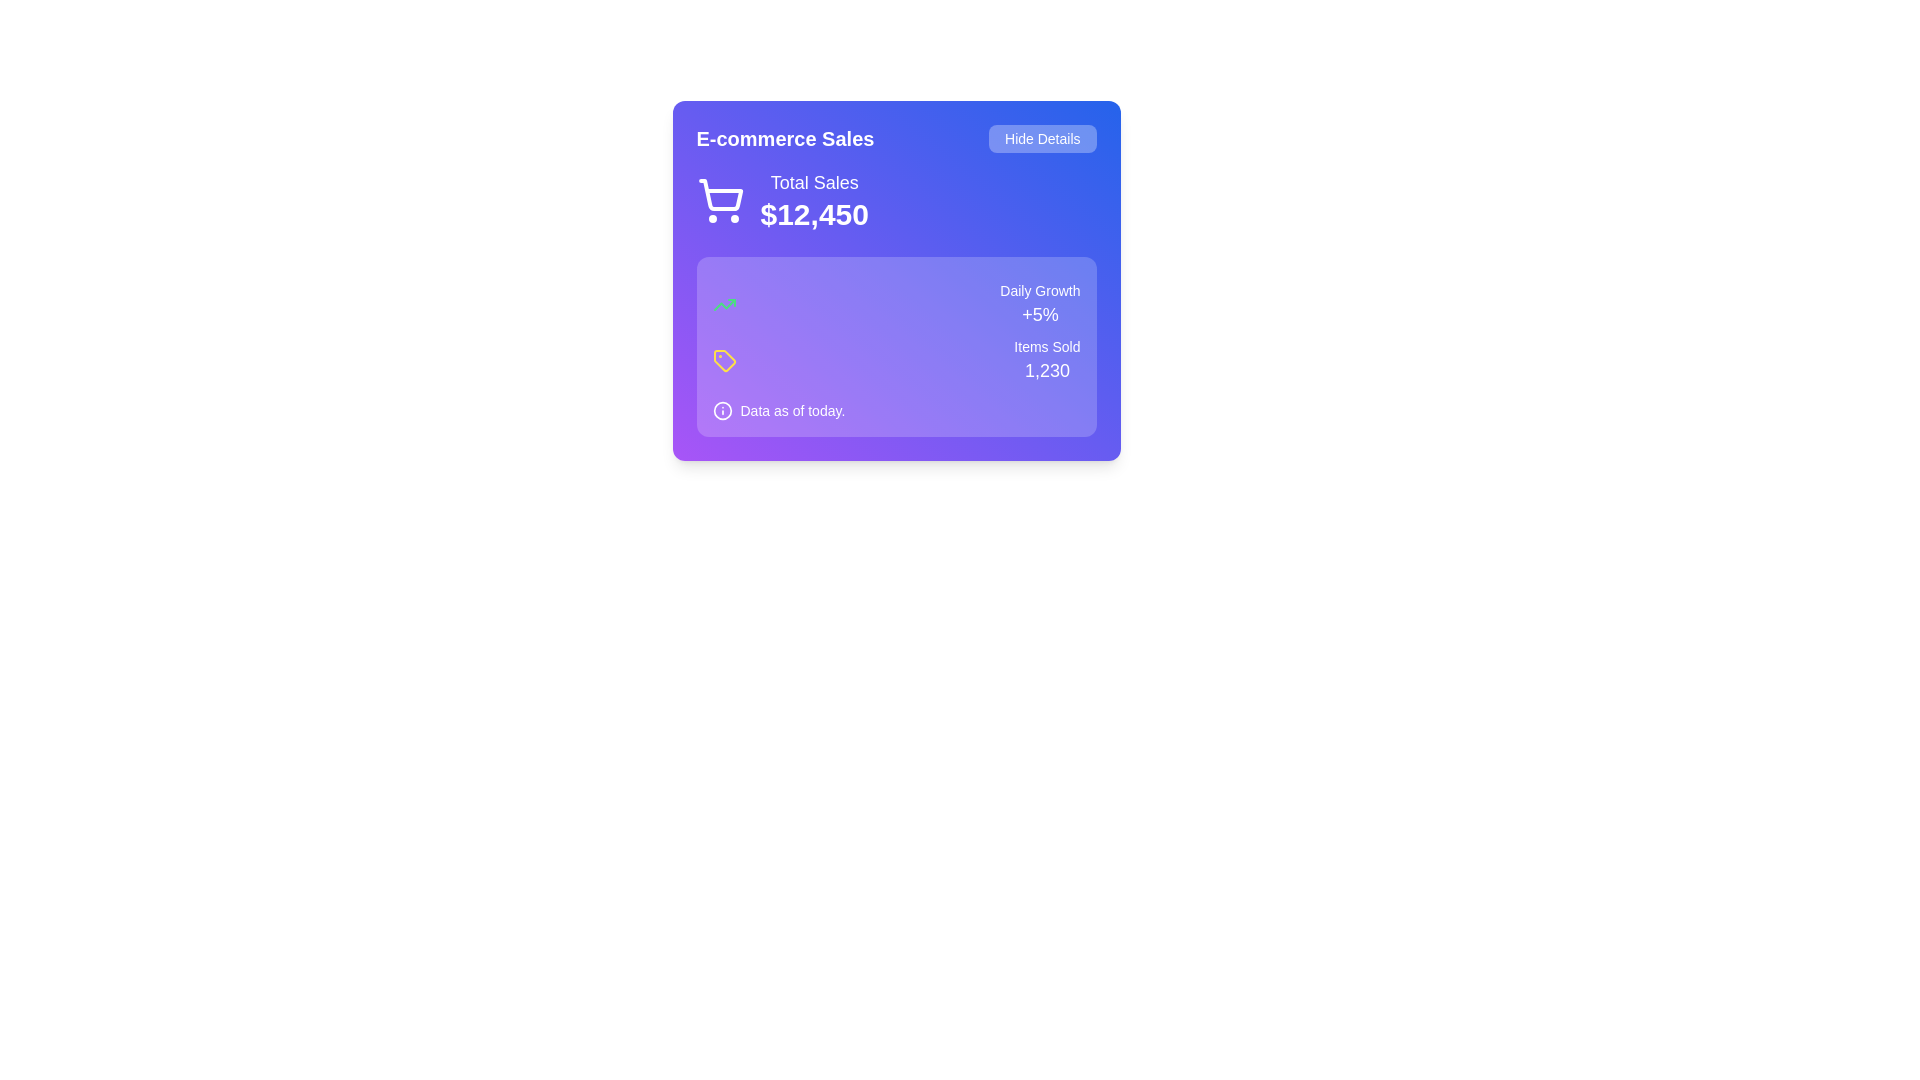  I want to click on the icon positioned near the center of the purple panel, which is used for categorization or metrics, so click(723, 361).